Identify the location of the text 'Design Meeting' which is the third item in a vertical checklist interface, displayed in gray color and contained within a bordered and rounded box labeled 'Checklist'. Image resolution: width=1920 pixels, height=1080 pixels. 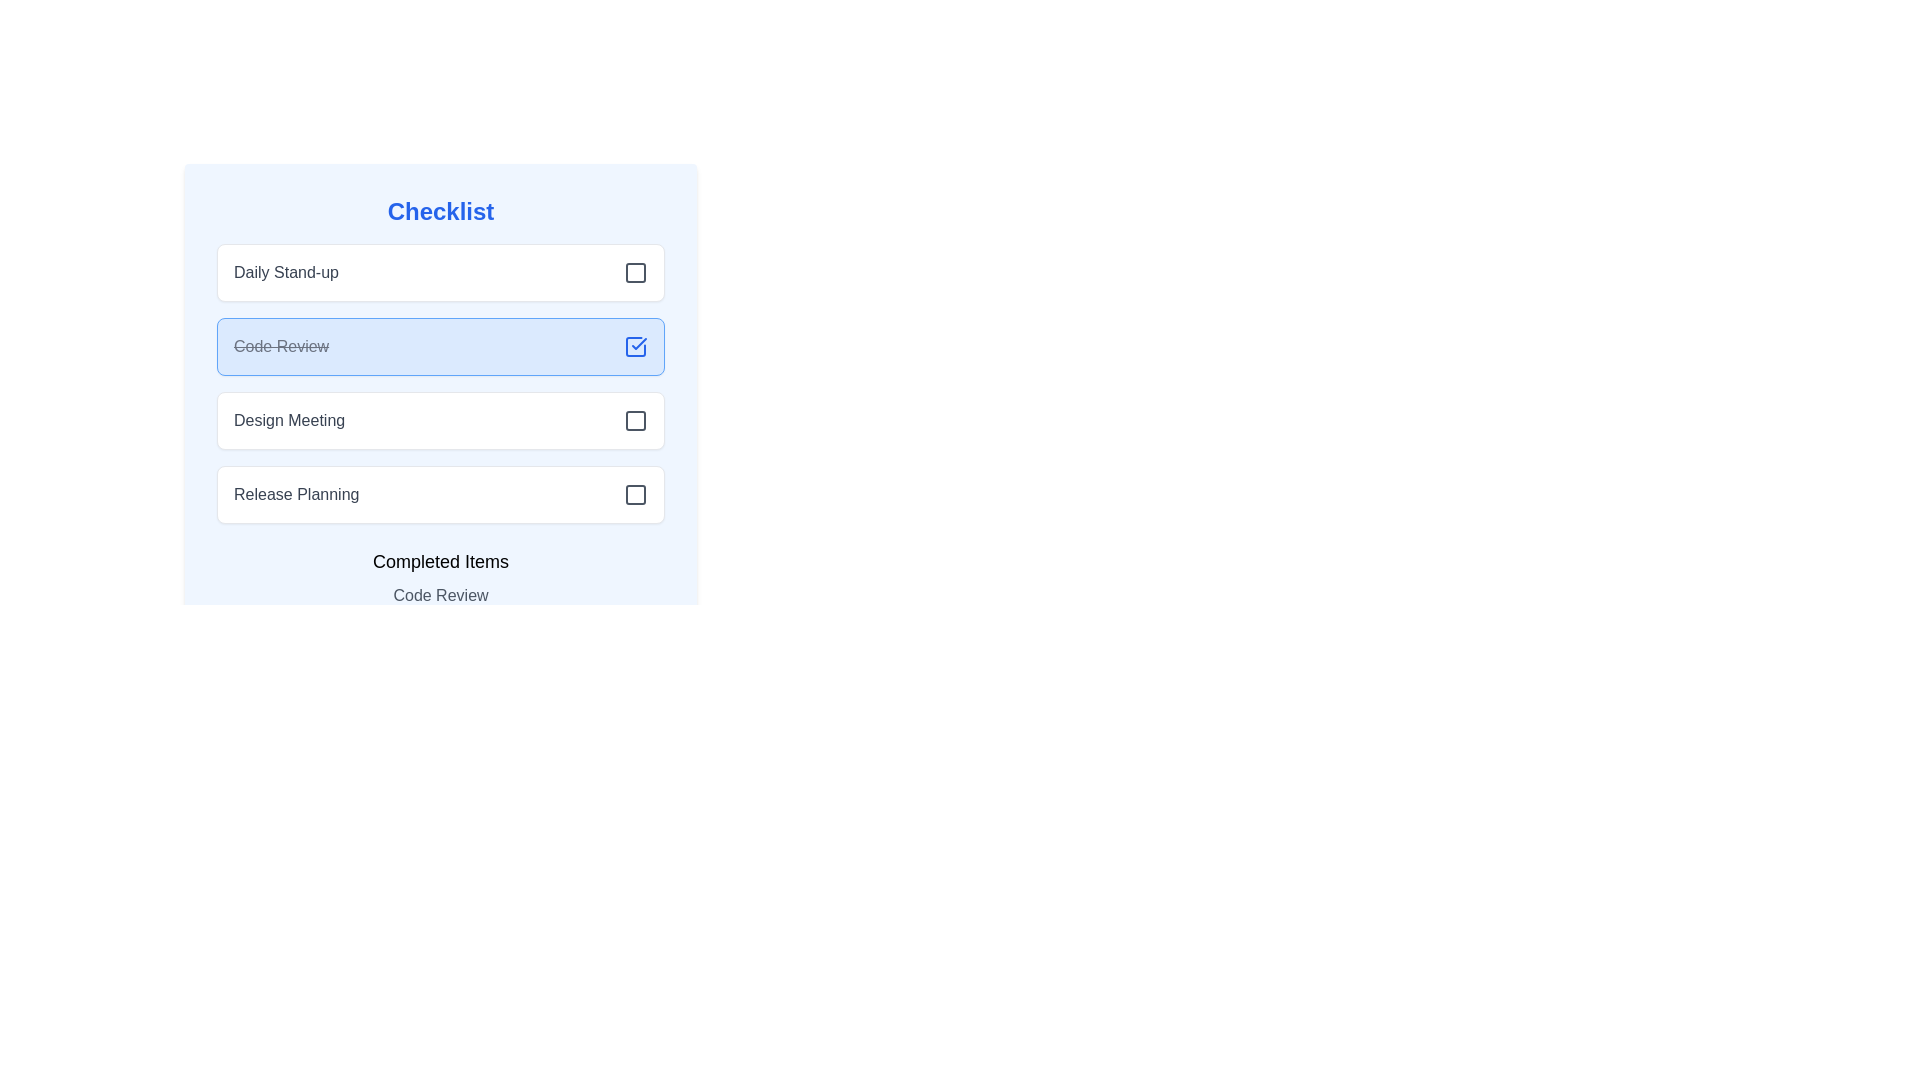
(288, 419).